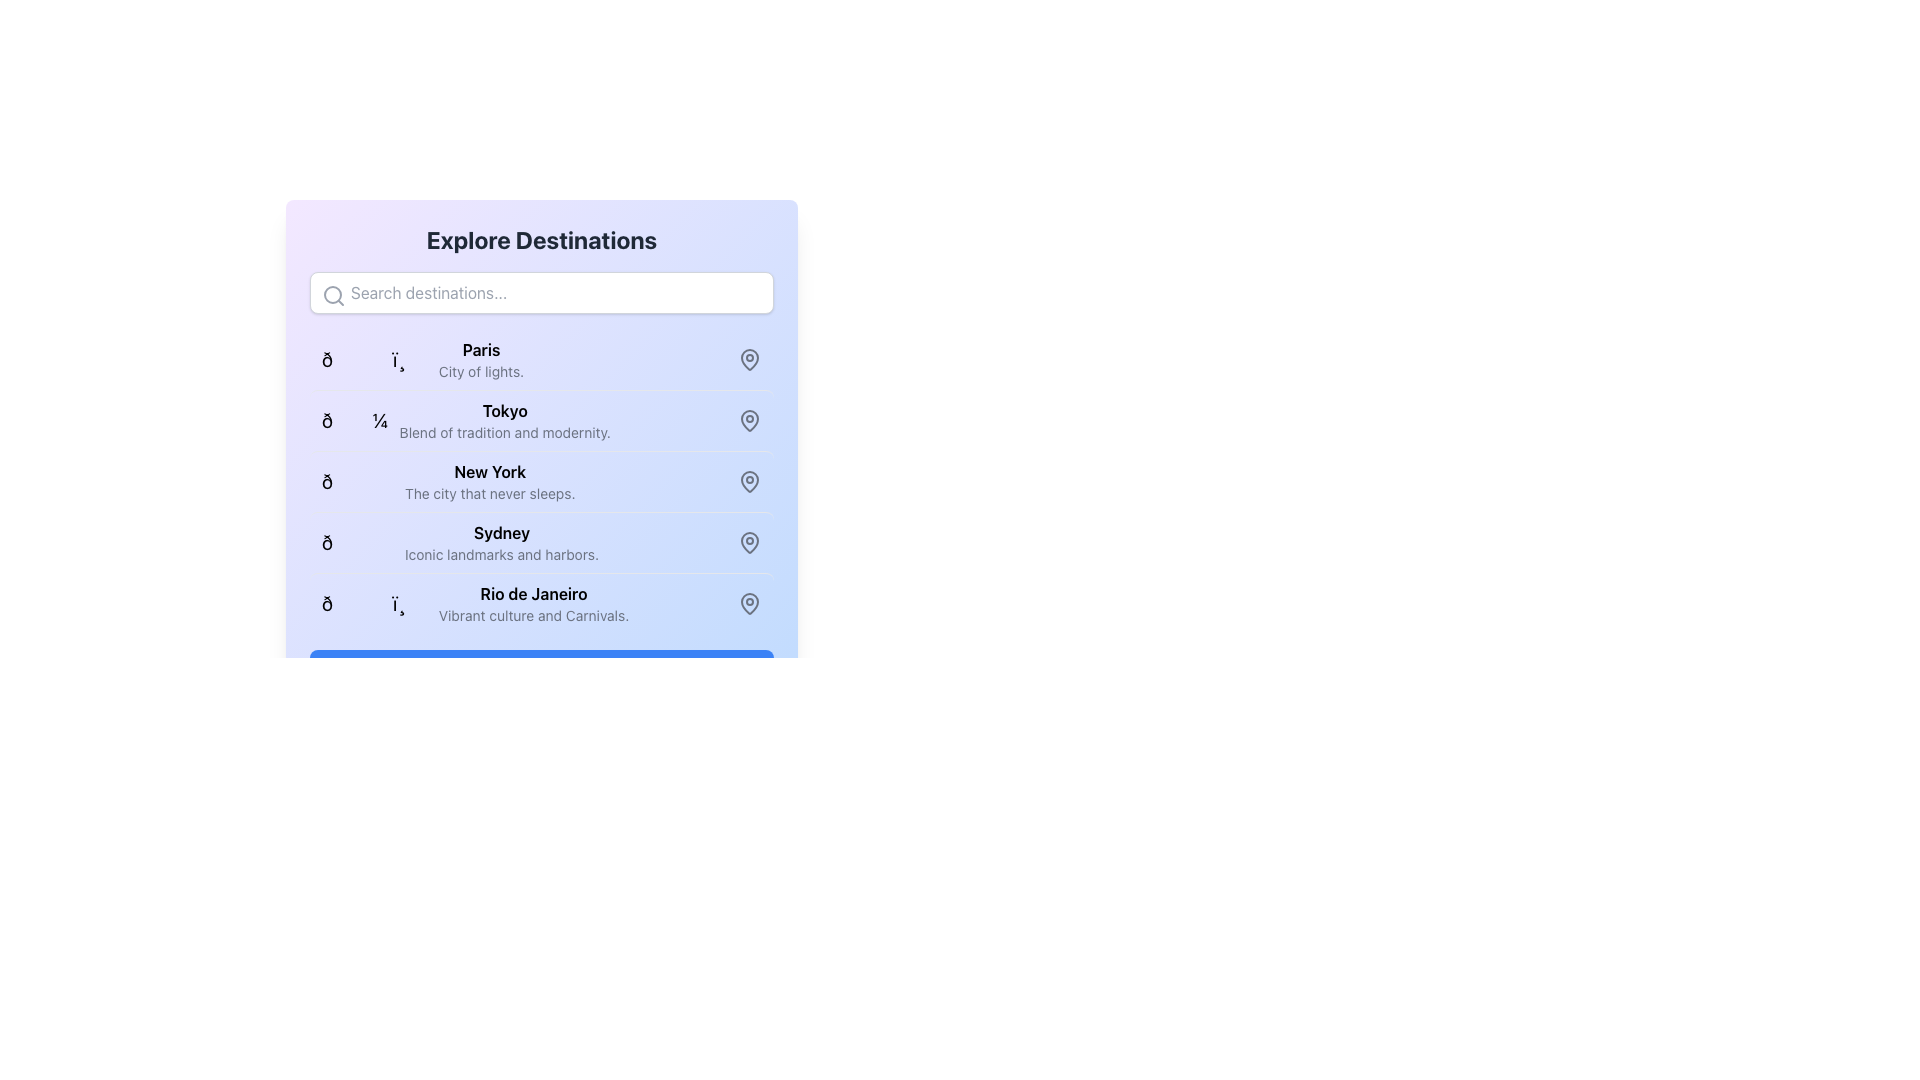 This screenshot has width=1920, height=1080. I want to click on the graphical map pin icon associated with the Paris entry, which is located in the third column of the grid as the first icon in the list of locations, so click(748, 357).